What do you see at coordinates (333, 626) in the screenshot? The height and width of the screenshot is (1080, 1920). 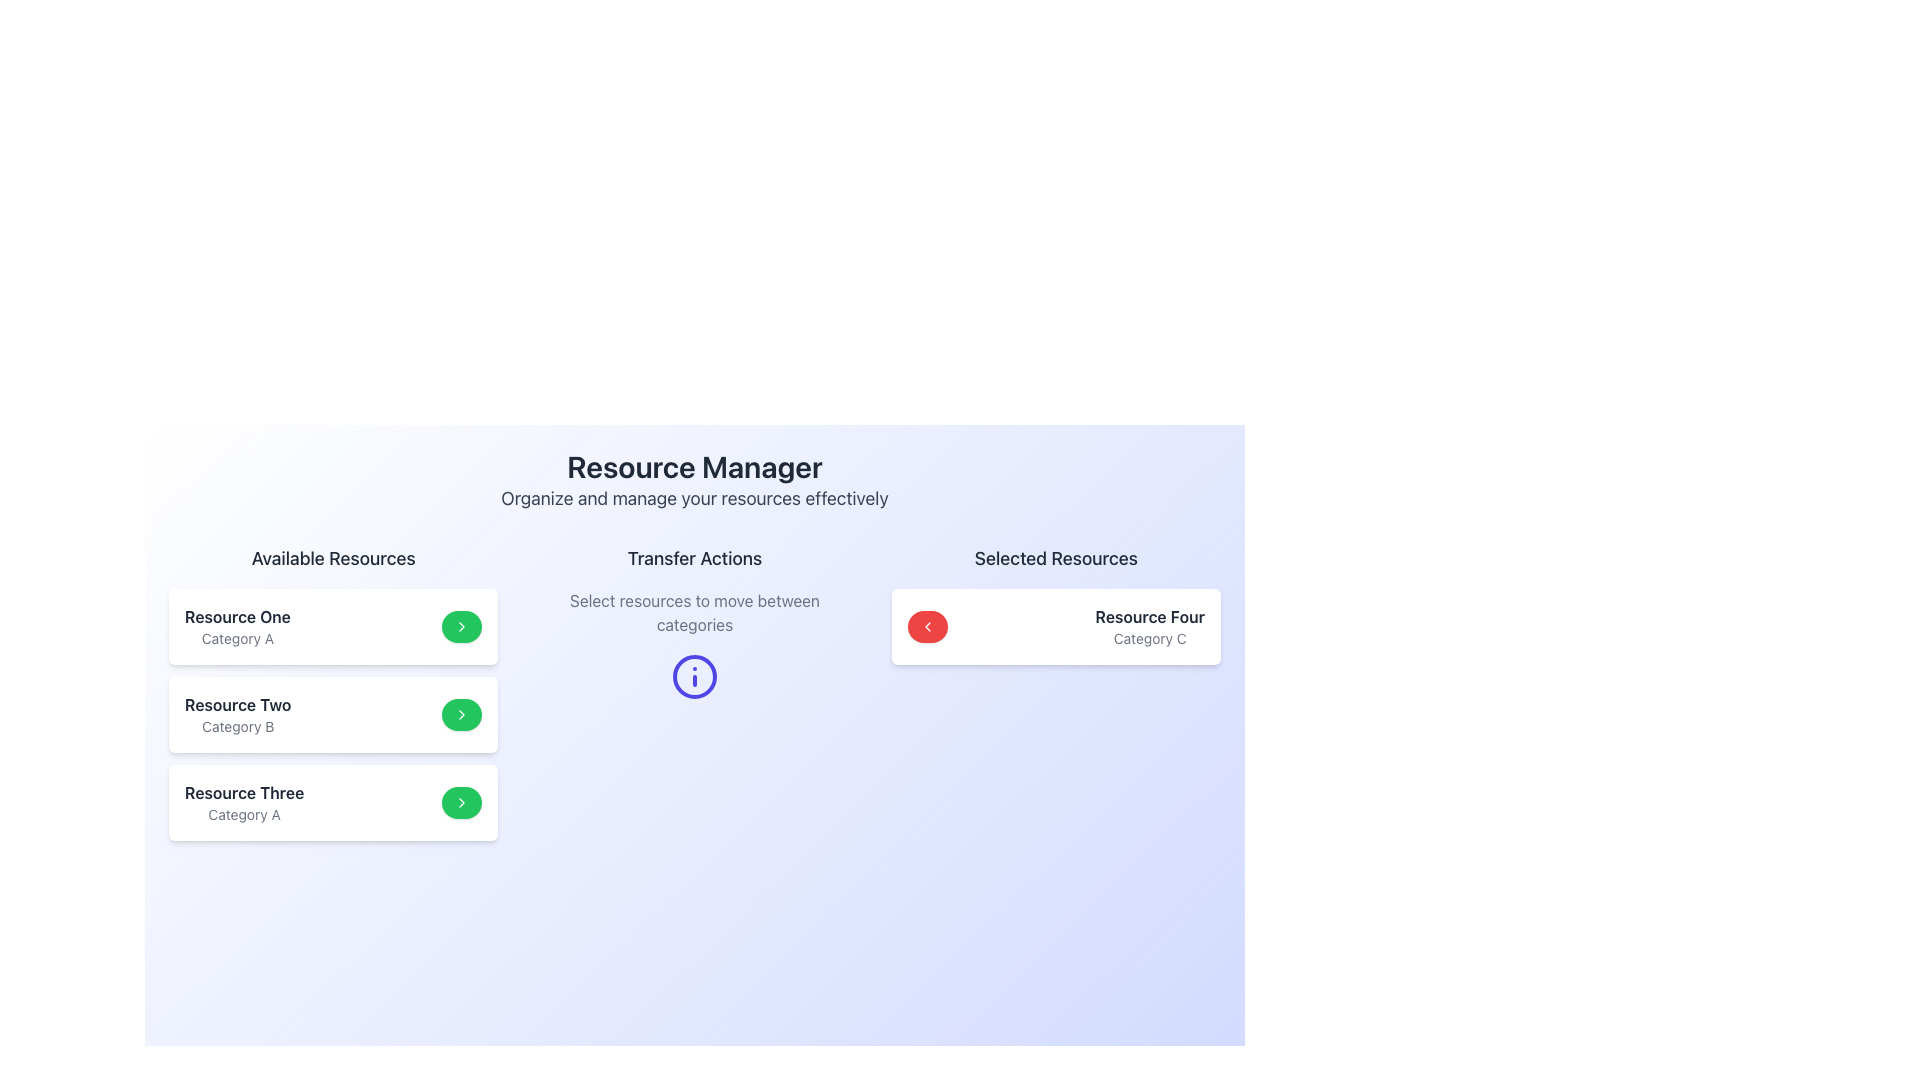 I see `displayed information from the 'Resource One' card component in the 'Available Resources' section, which is the first card in the vertical list` at bounding box center [333, 626].